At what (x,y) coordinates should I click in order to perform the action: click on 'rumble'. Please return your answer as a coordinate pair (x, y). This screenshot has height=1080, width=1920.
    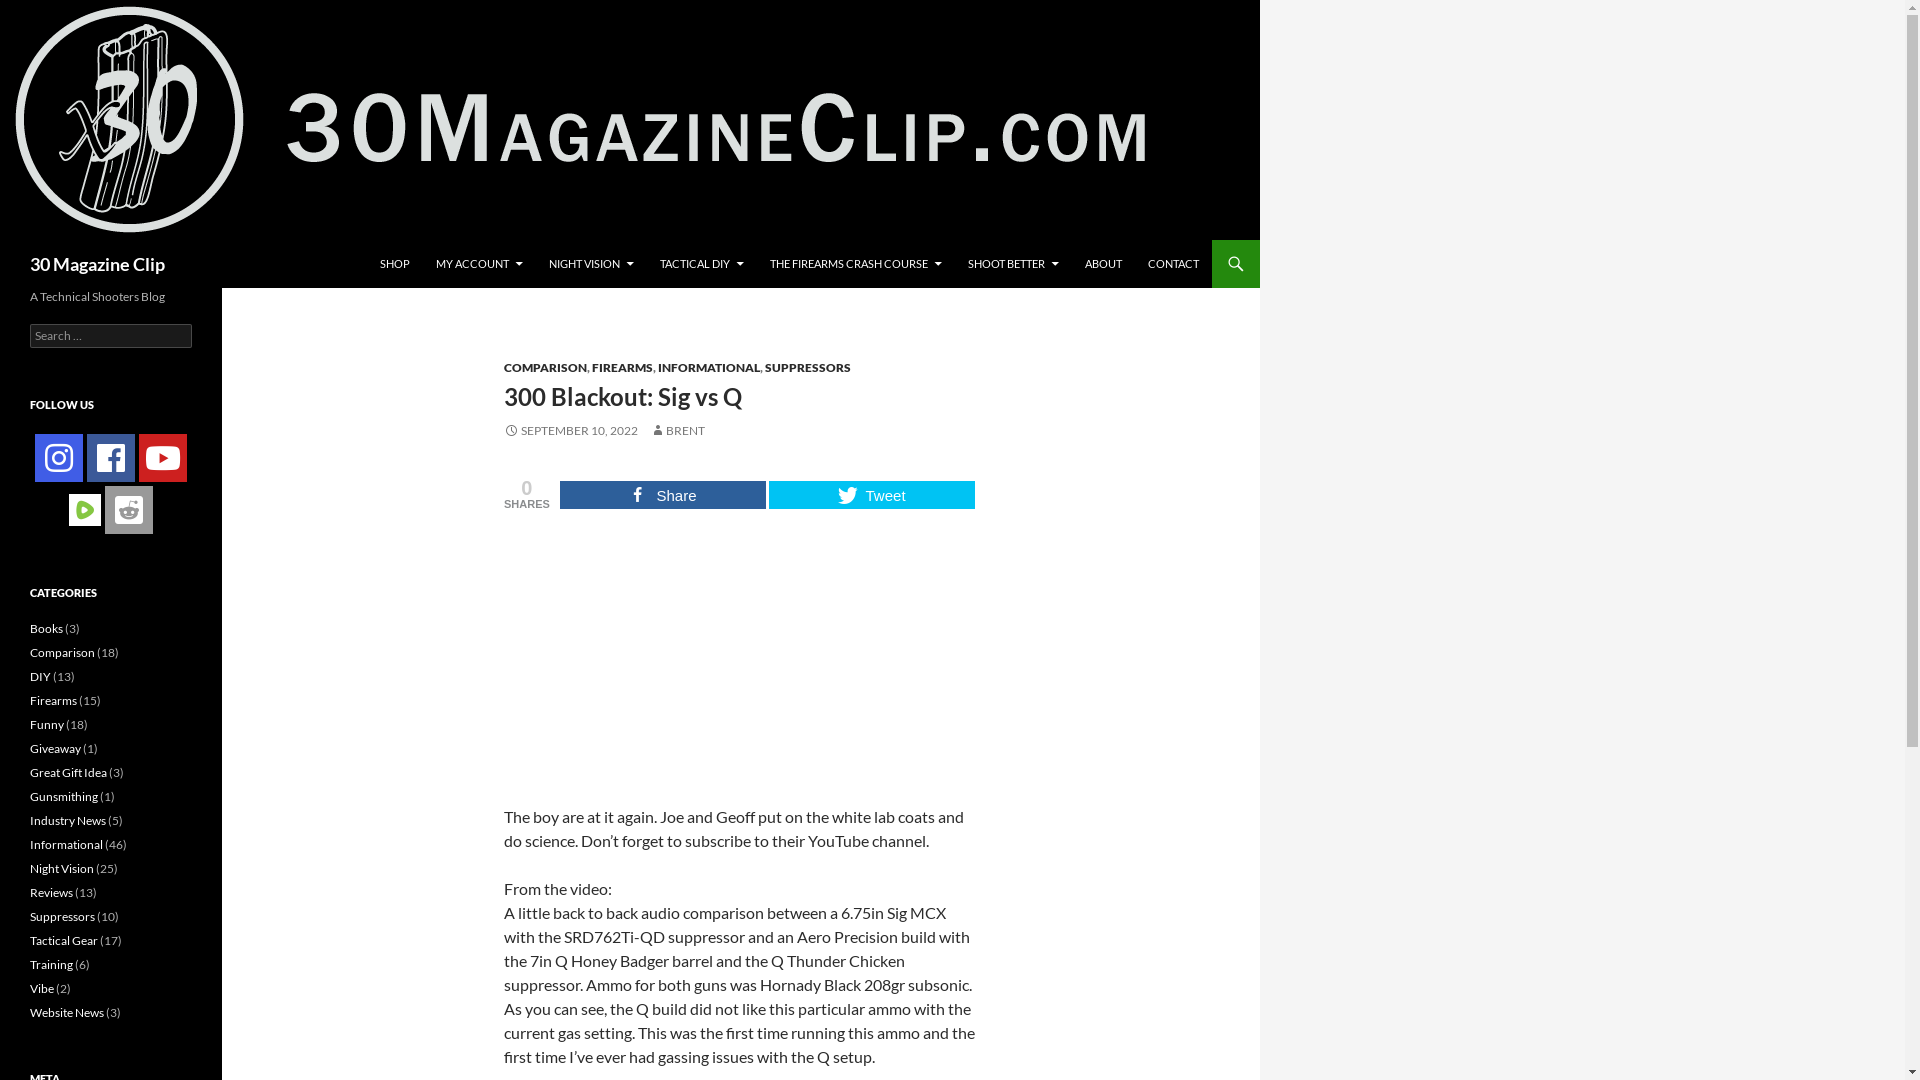
    Looking at the image, I should click on (68, 508).